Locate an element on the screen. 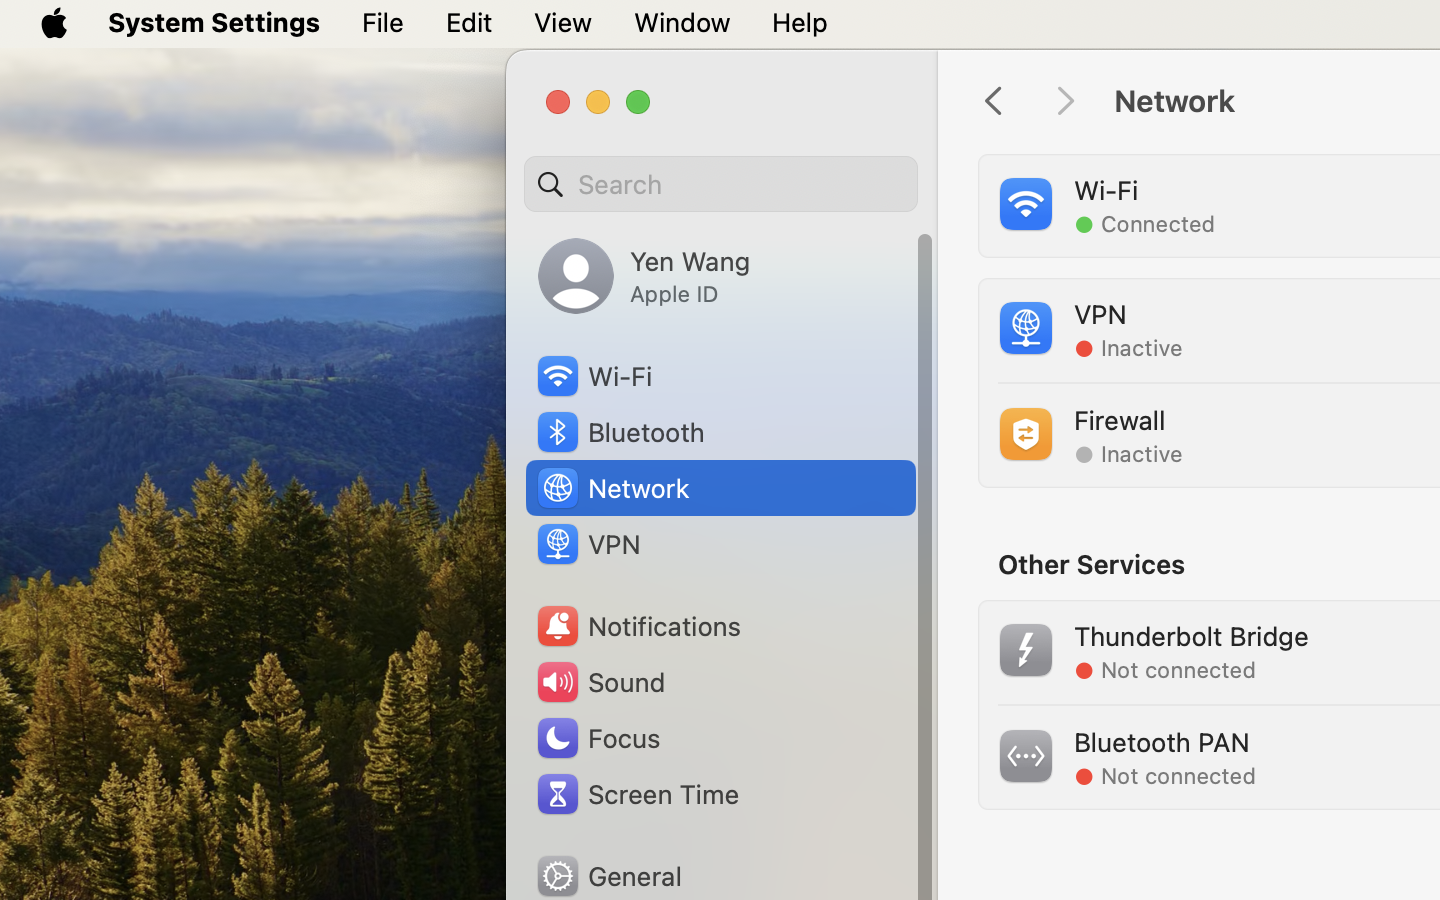  'VPN' is located at coordinates (586, 542).